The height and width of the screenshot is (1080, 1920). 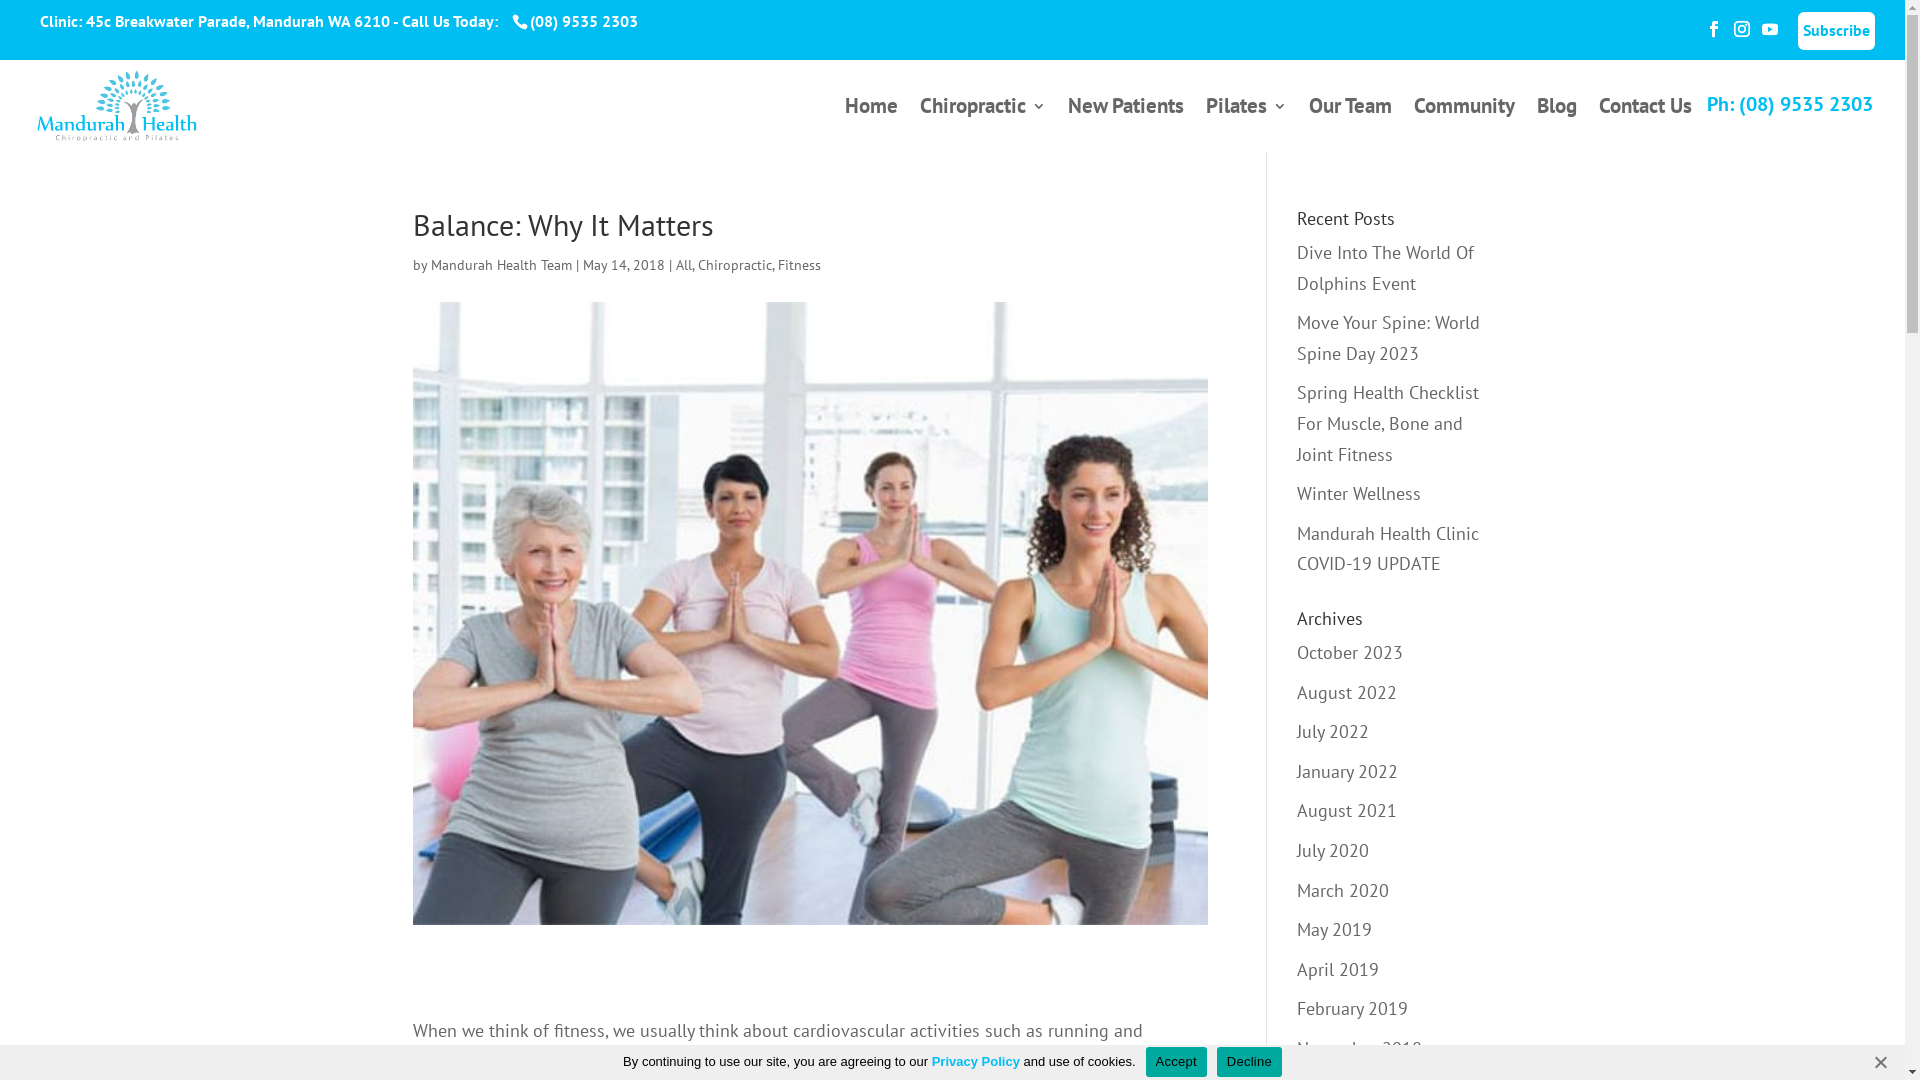 I want to click on 'Community', so click(x=1464, y=125).